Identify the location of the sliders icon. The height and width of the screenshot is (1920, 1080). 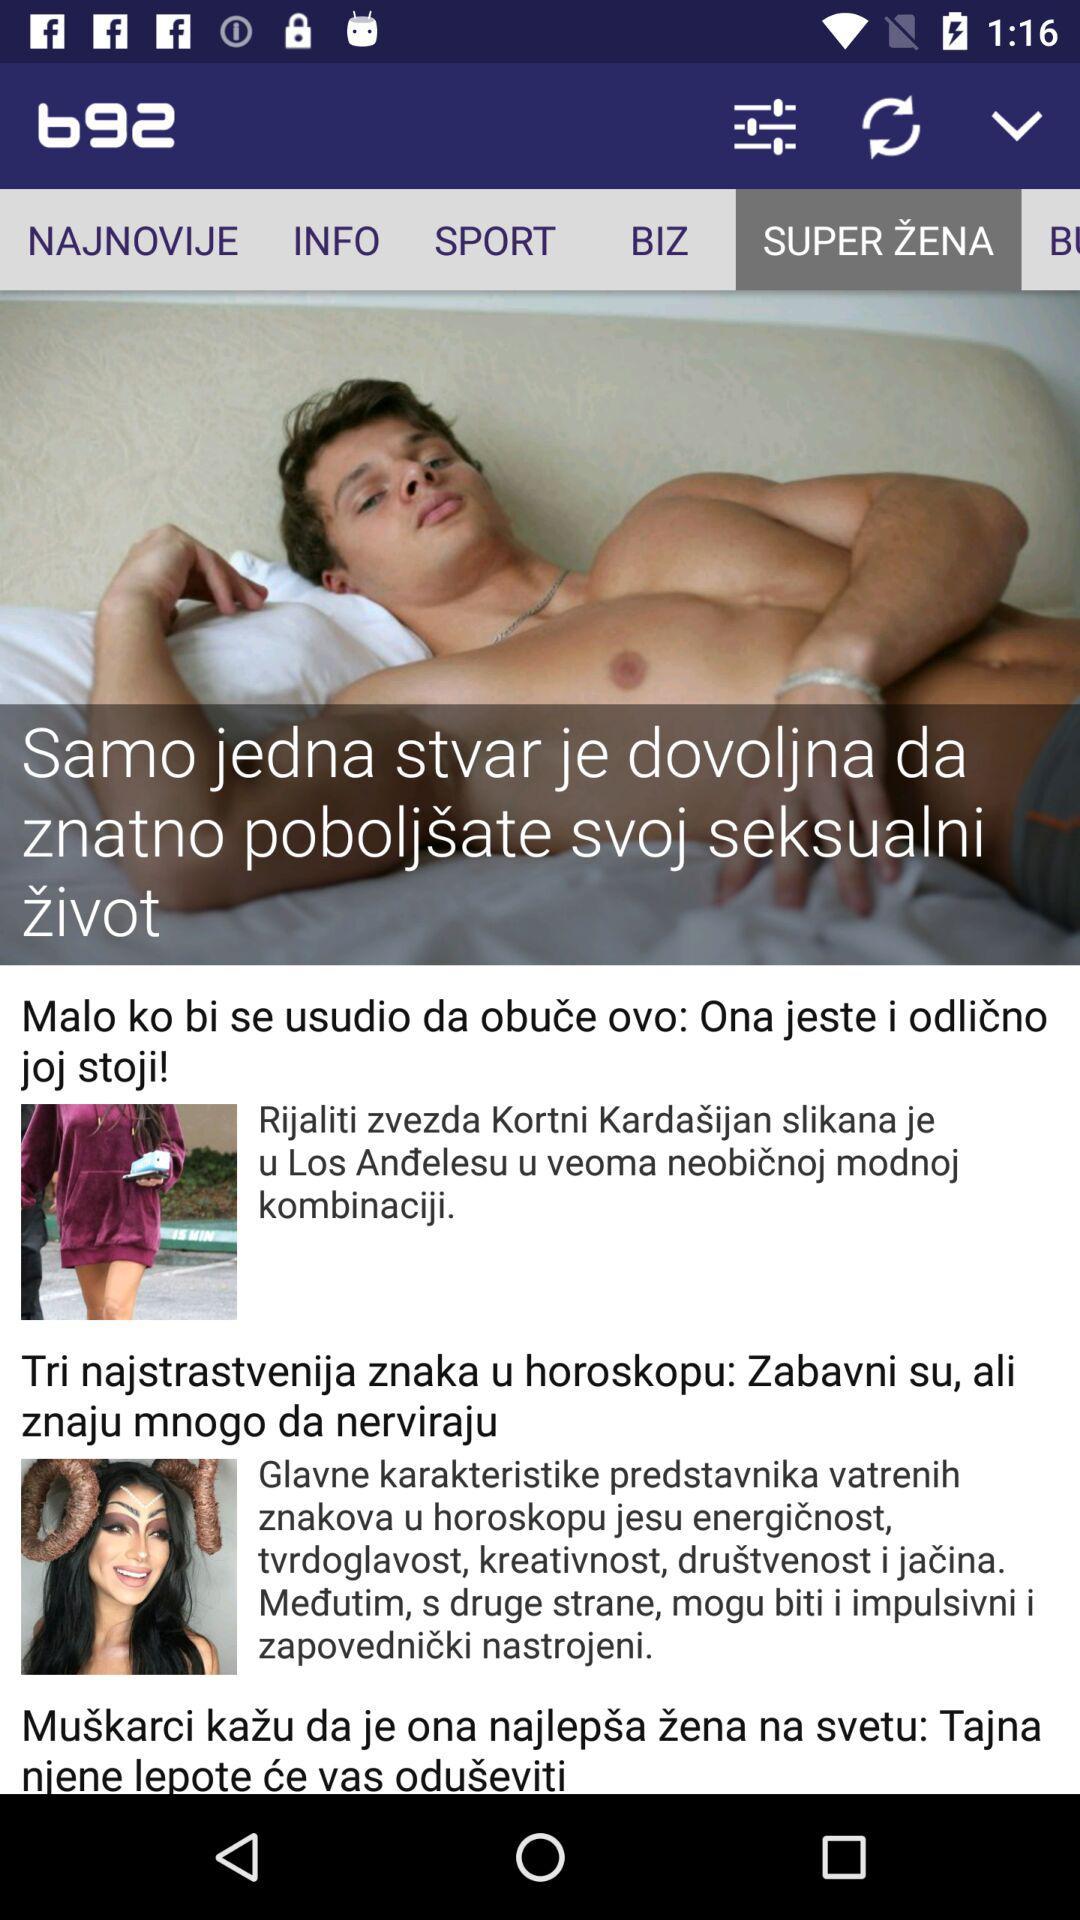
(764, 124).